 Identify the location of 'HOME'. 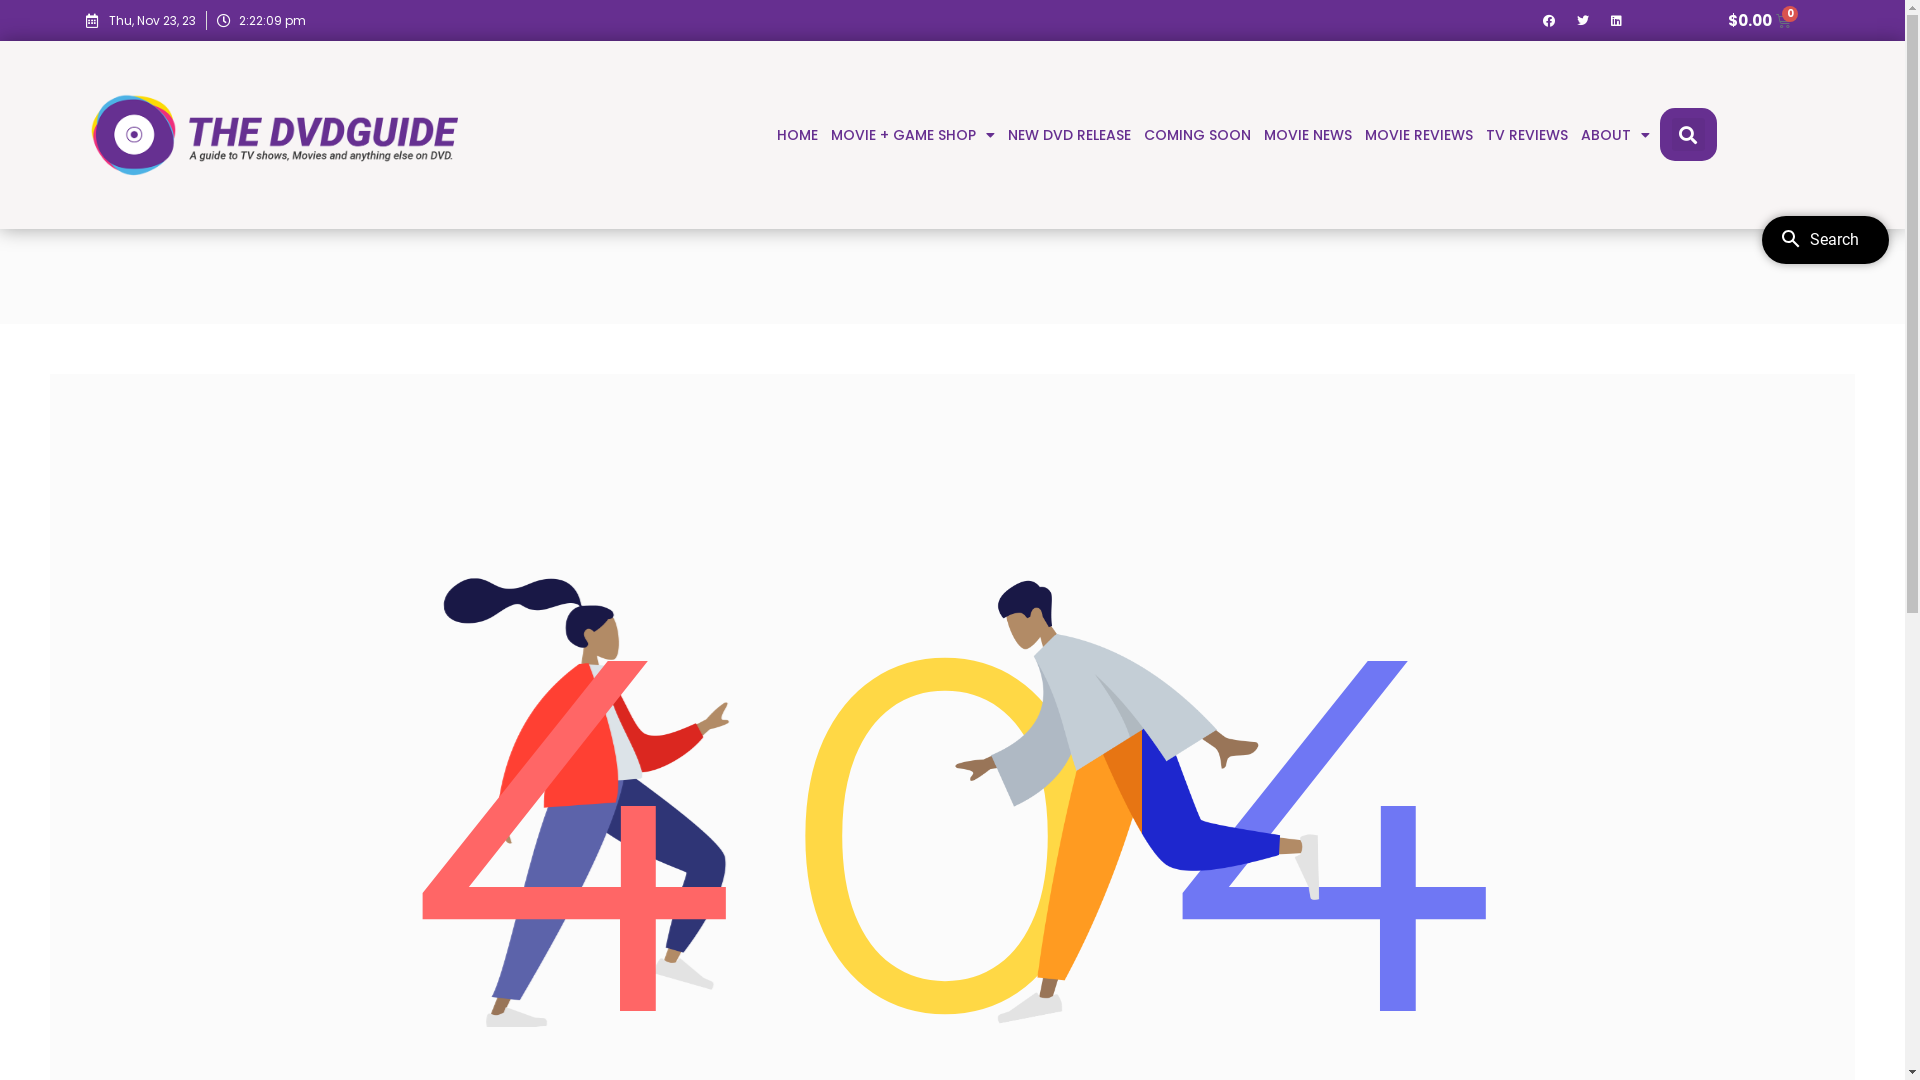
(796, 135).